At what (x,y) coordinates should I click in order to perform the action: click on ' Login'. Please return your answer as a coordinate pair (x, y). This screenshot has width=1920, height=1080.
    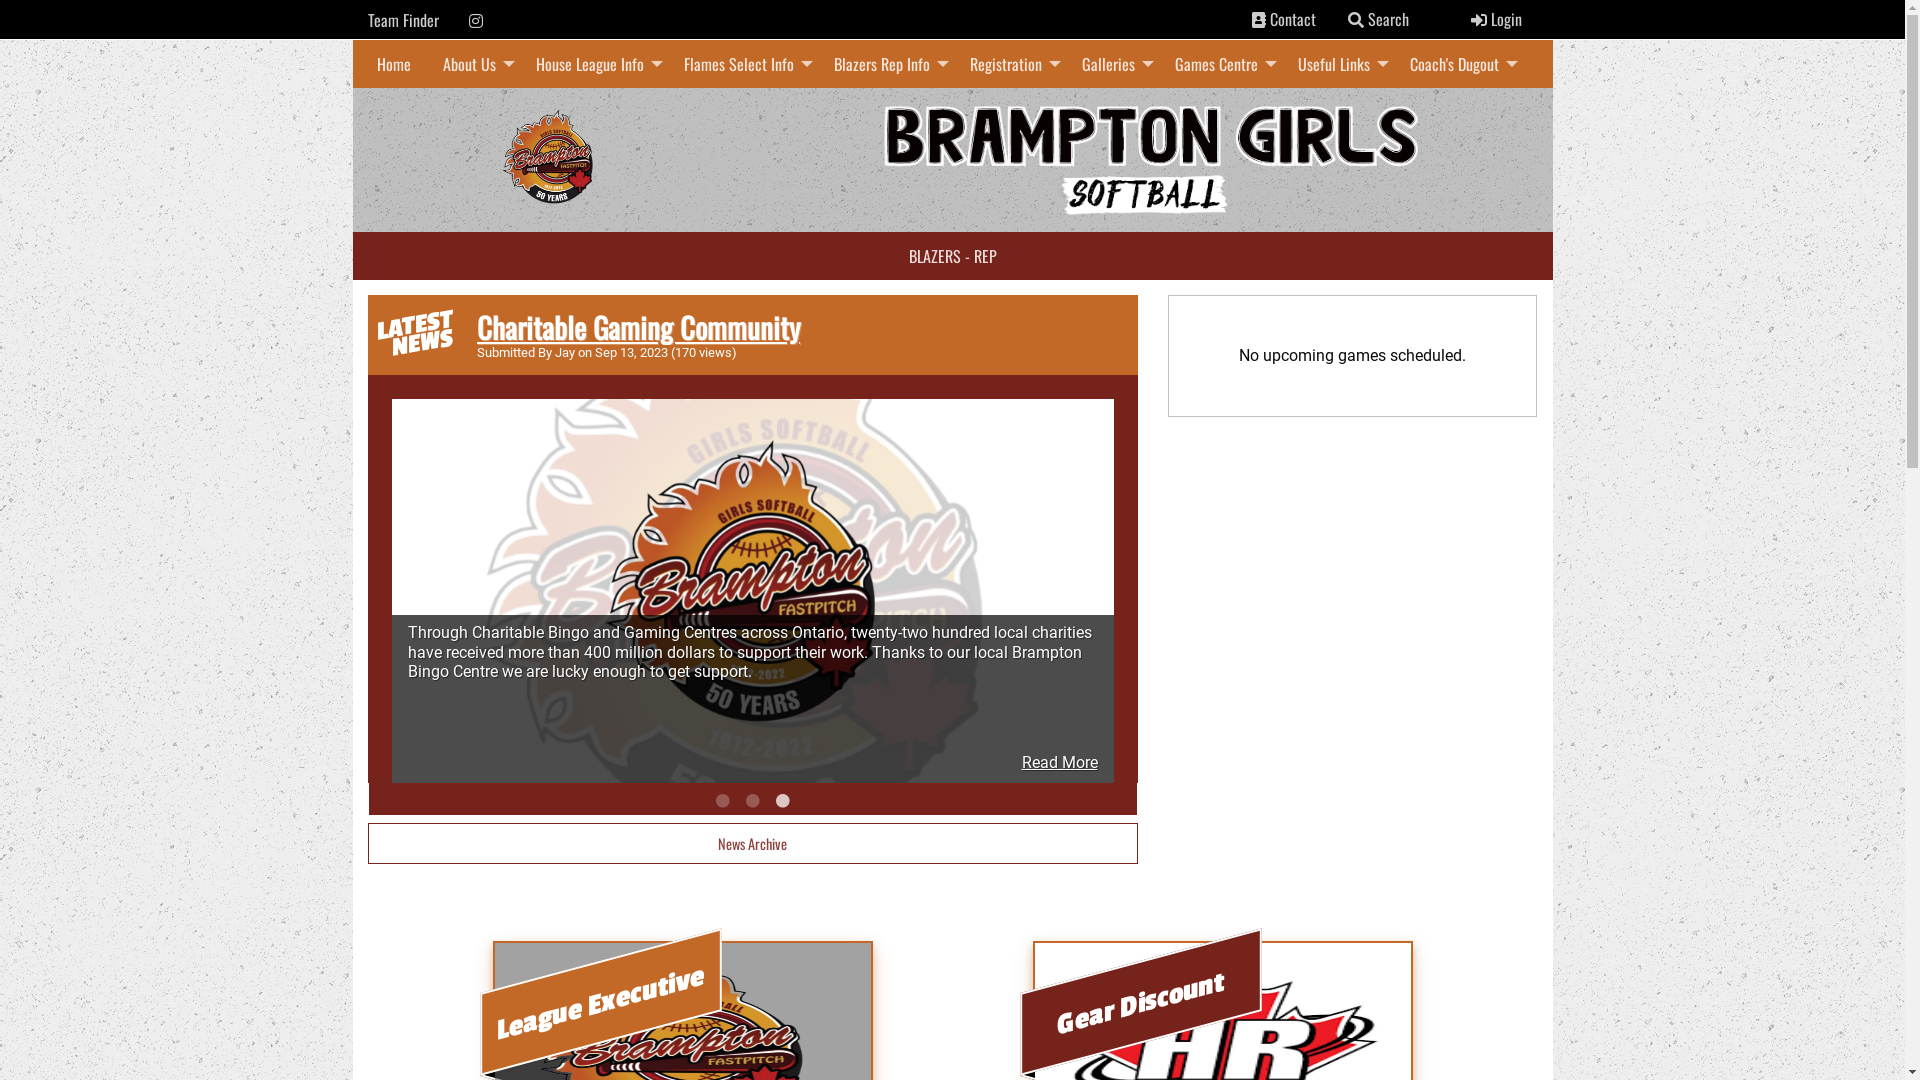
    Looking at the image, I should click on (1495, 19).